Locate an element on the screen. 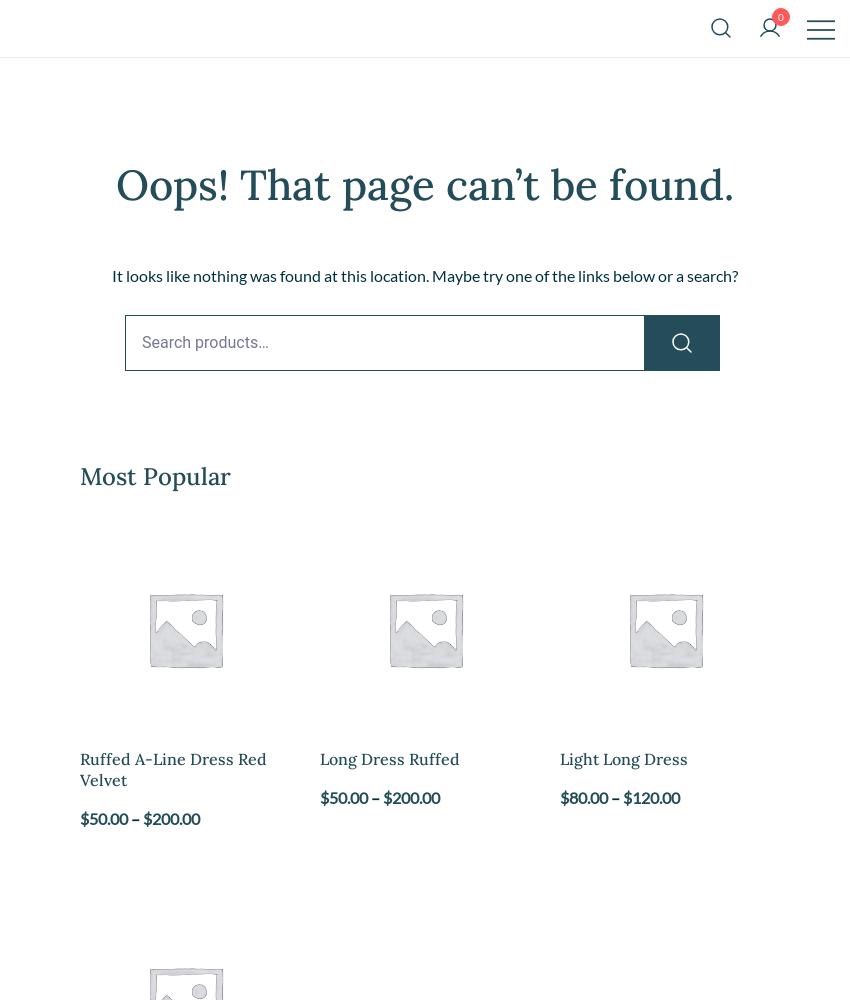  '80.00' is located at coordinates (588, 796).